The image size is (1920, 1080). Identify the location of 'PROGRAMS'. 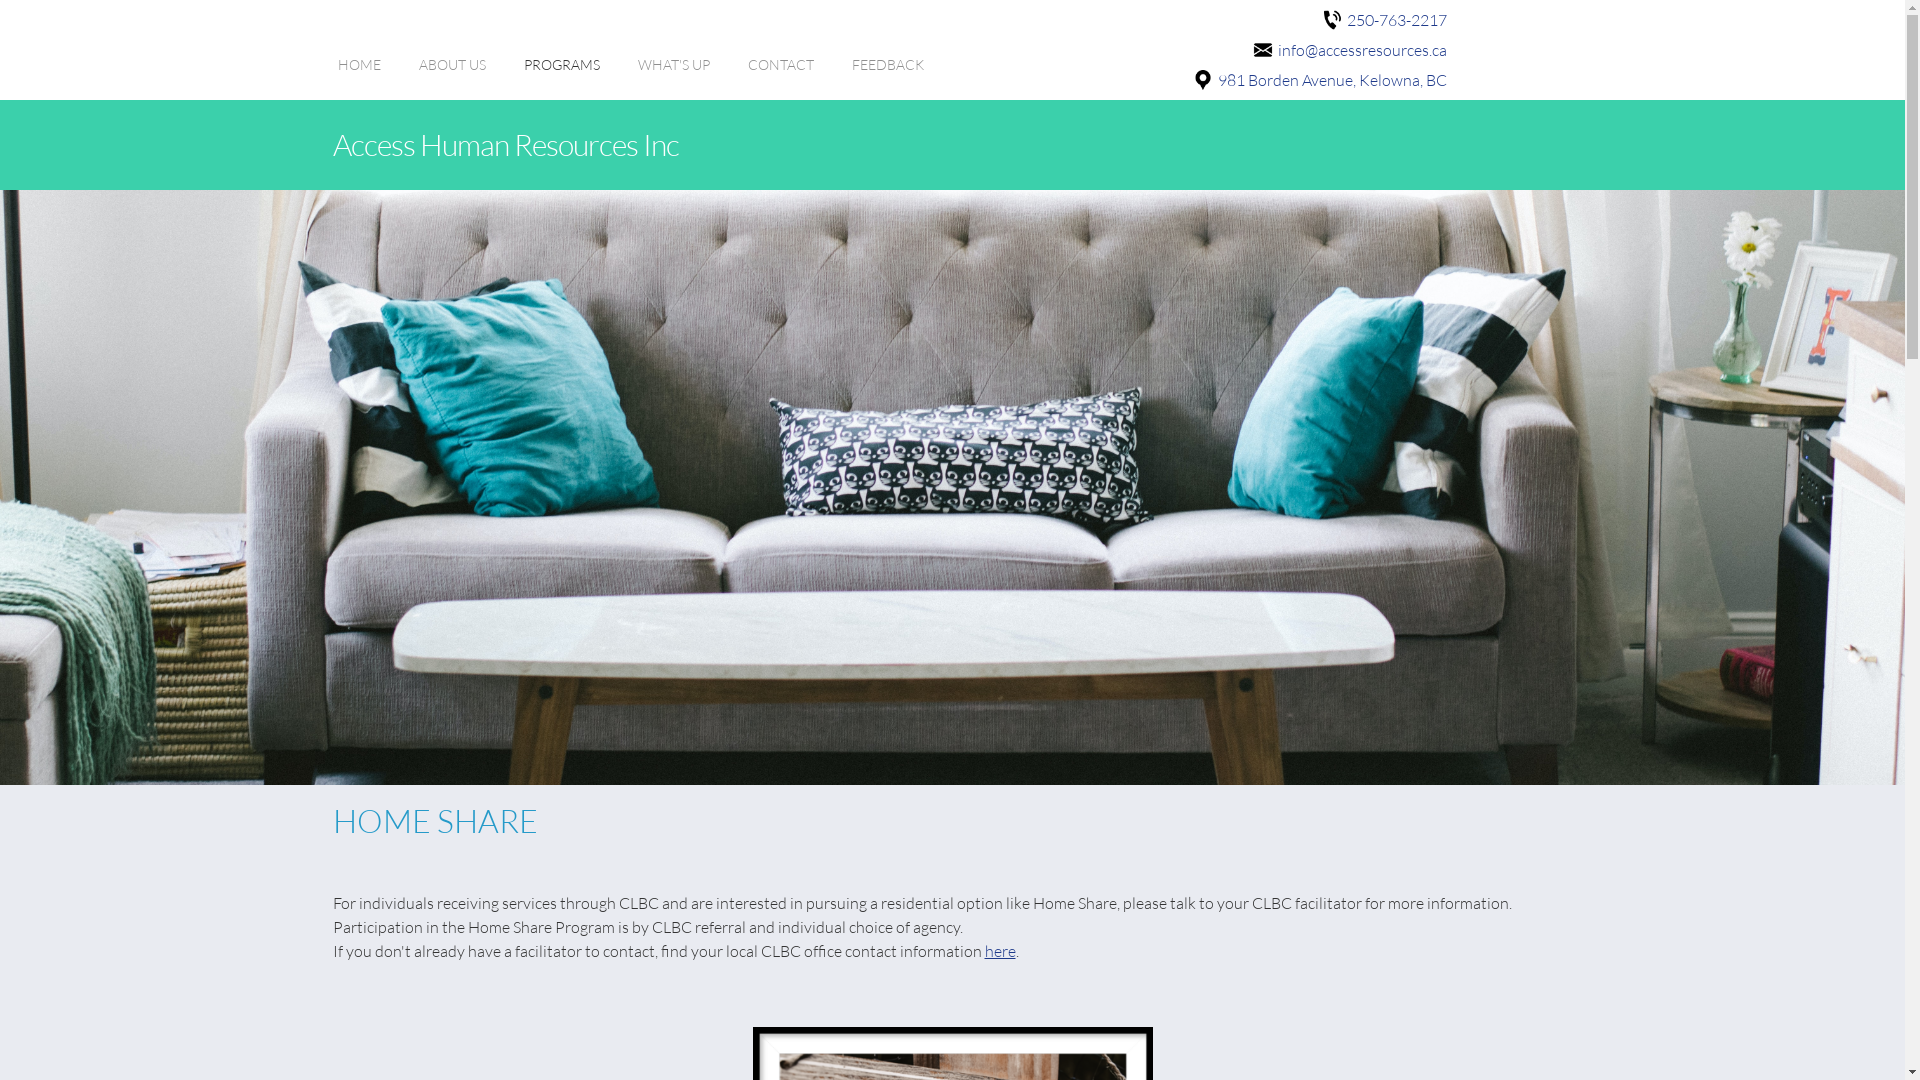
(560, 73).